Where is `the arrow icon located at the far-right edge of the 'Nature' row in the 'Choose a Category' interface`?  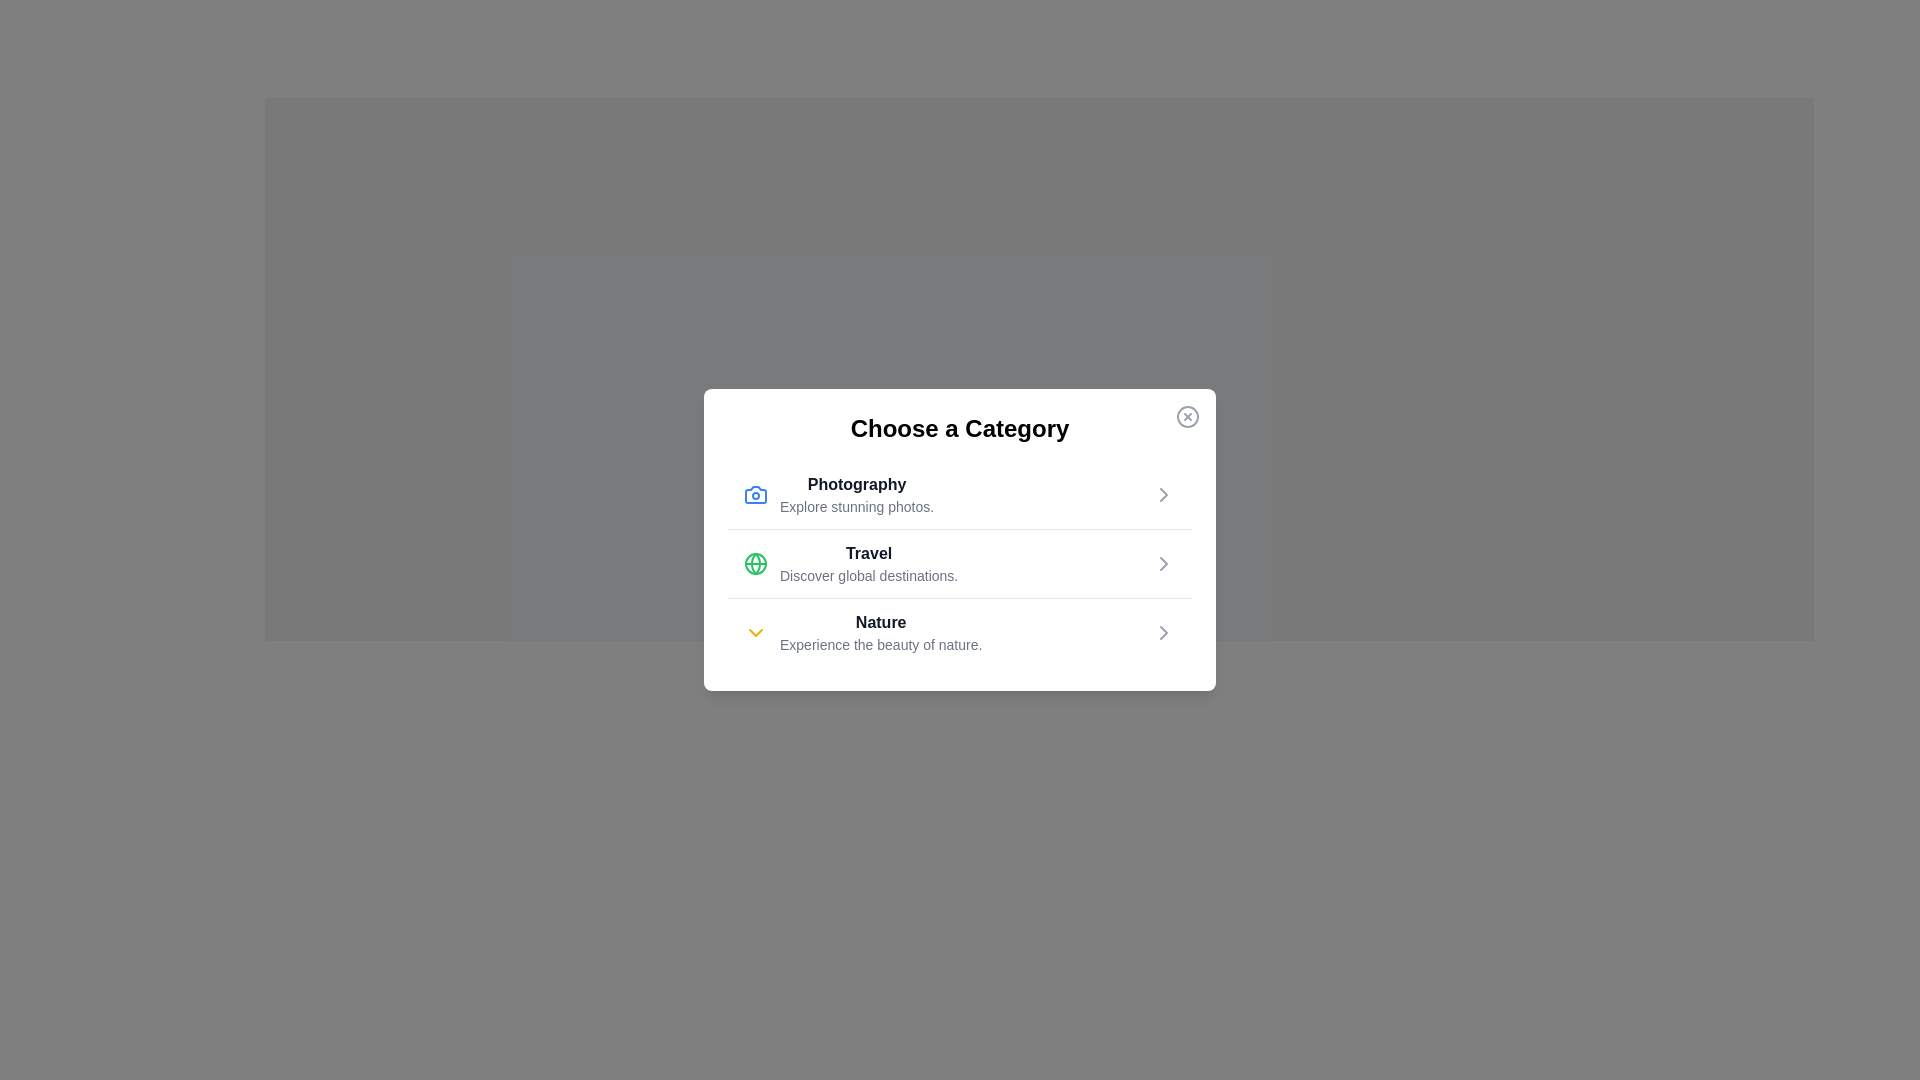 the arrow icon located at the far-right edge of the 'Nature' row in the 'Choose a Category' interface is located at coordinates (1163, 632).